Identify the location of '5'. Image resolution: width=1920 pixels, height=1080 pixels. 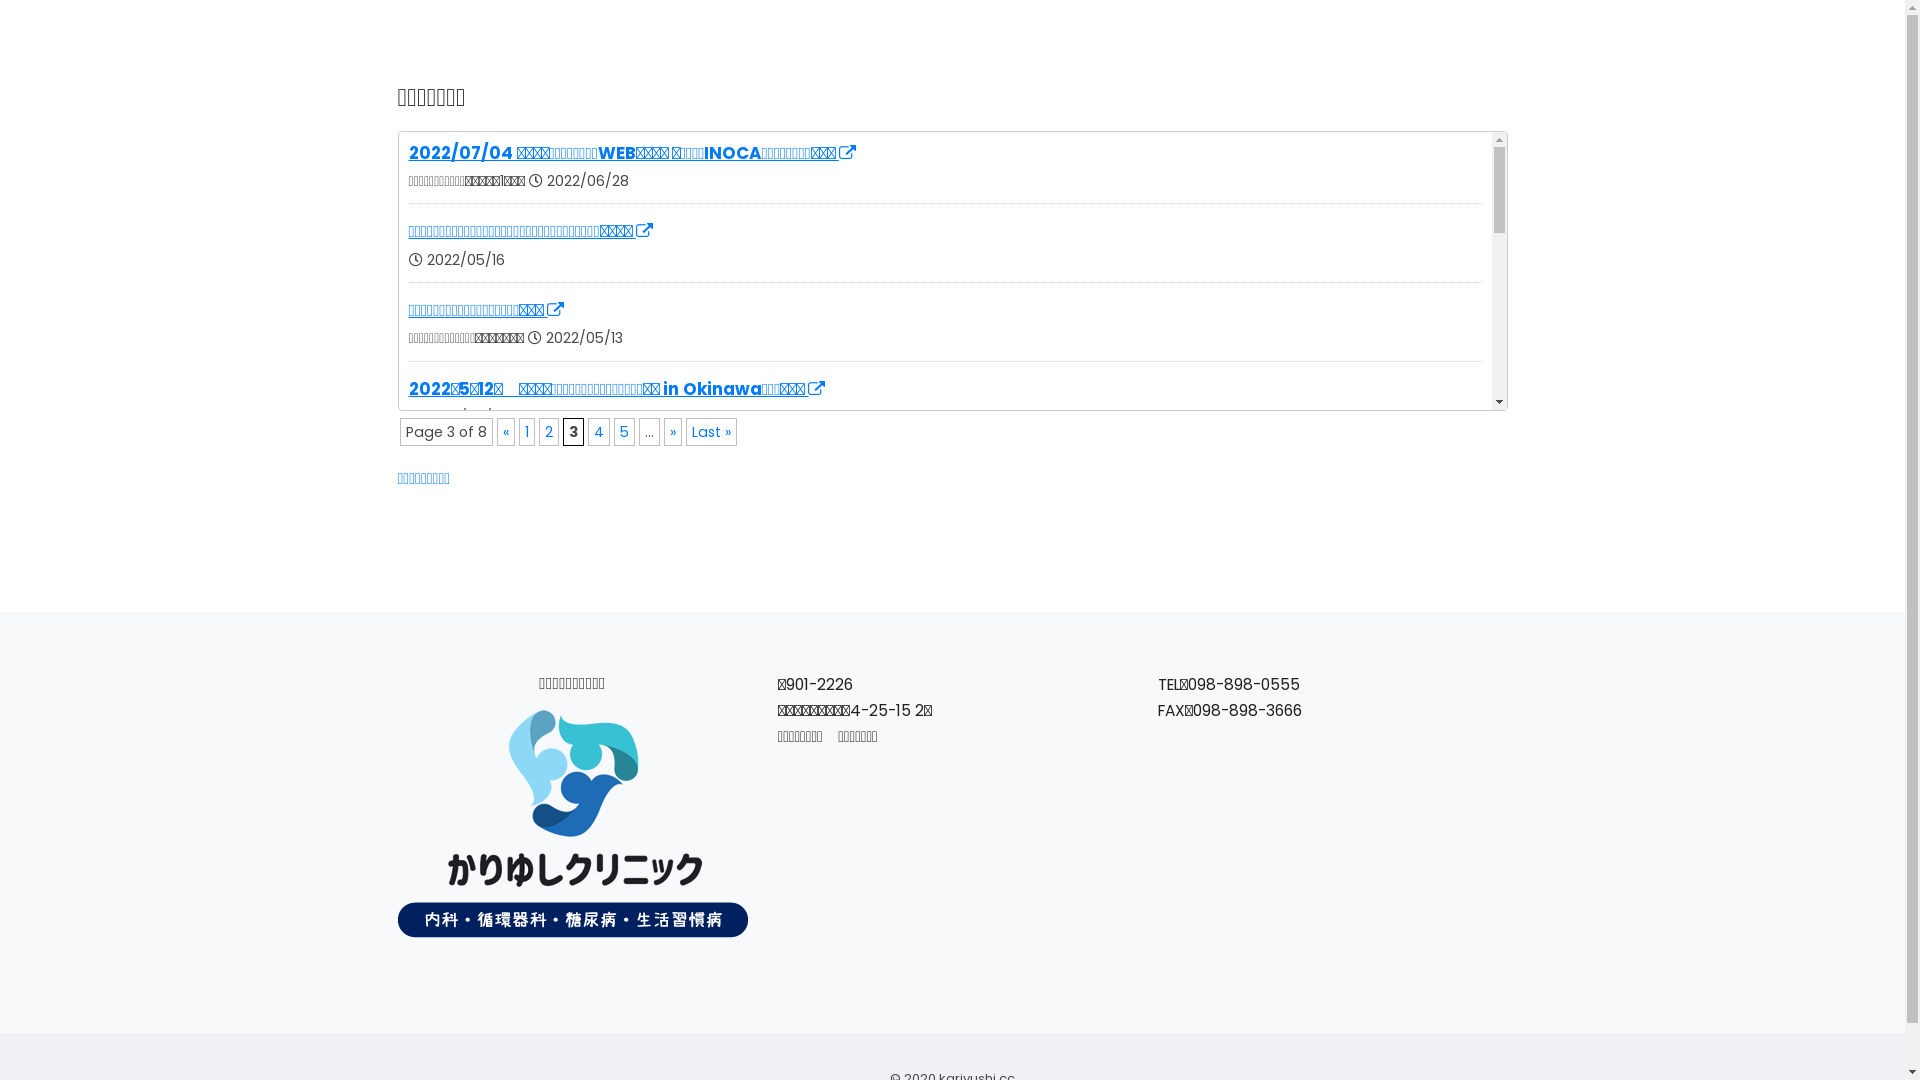
(613, 431).